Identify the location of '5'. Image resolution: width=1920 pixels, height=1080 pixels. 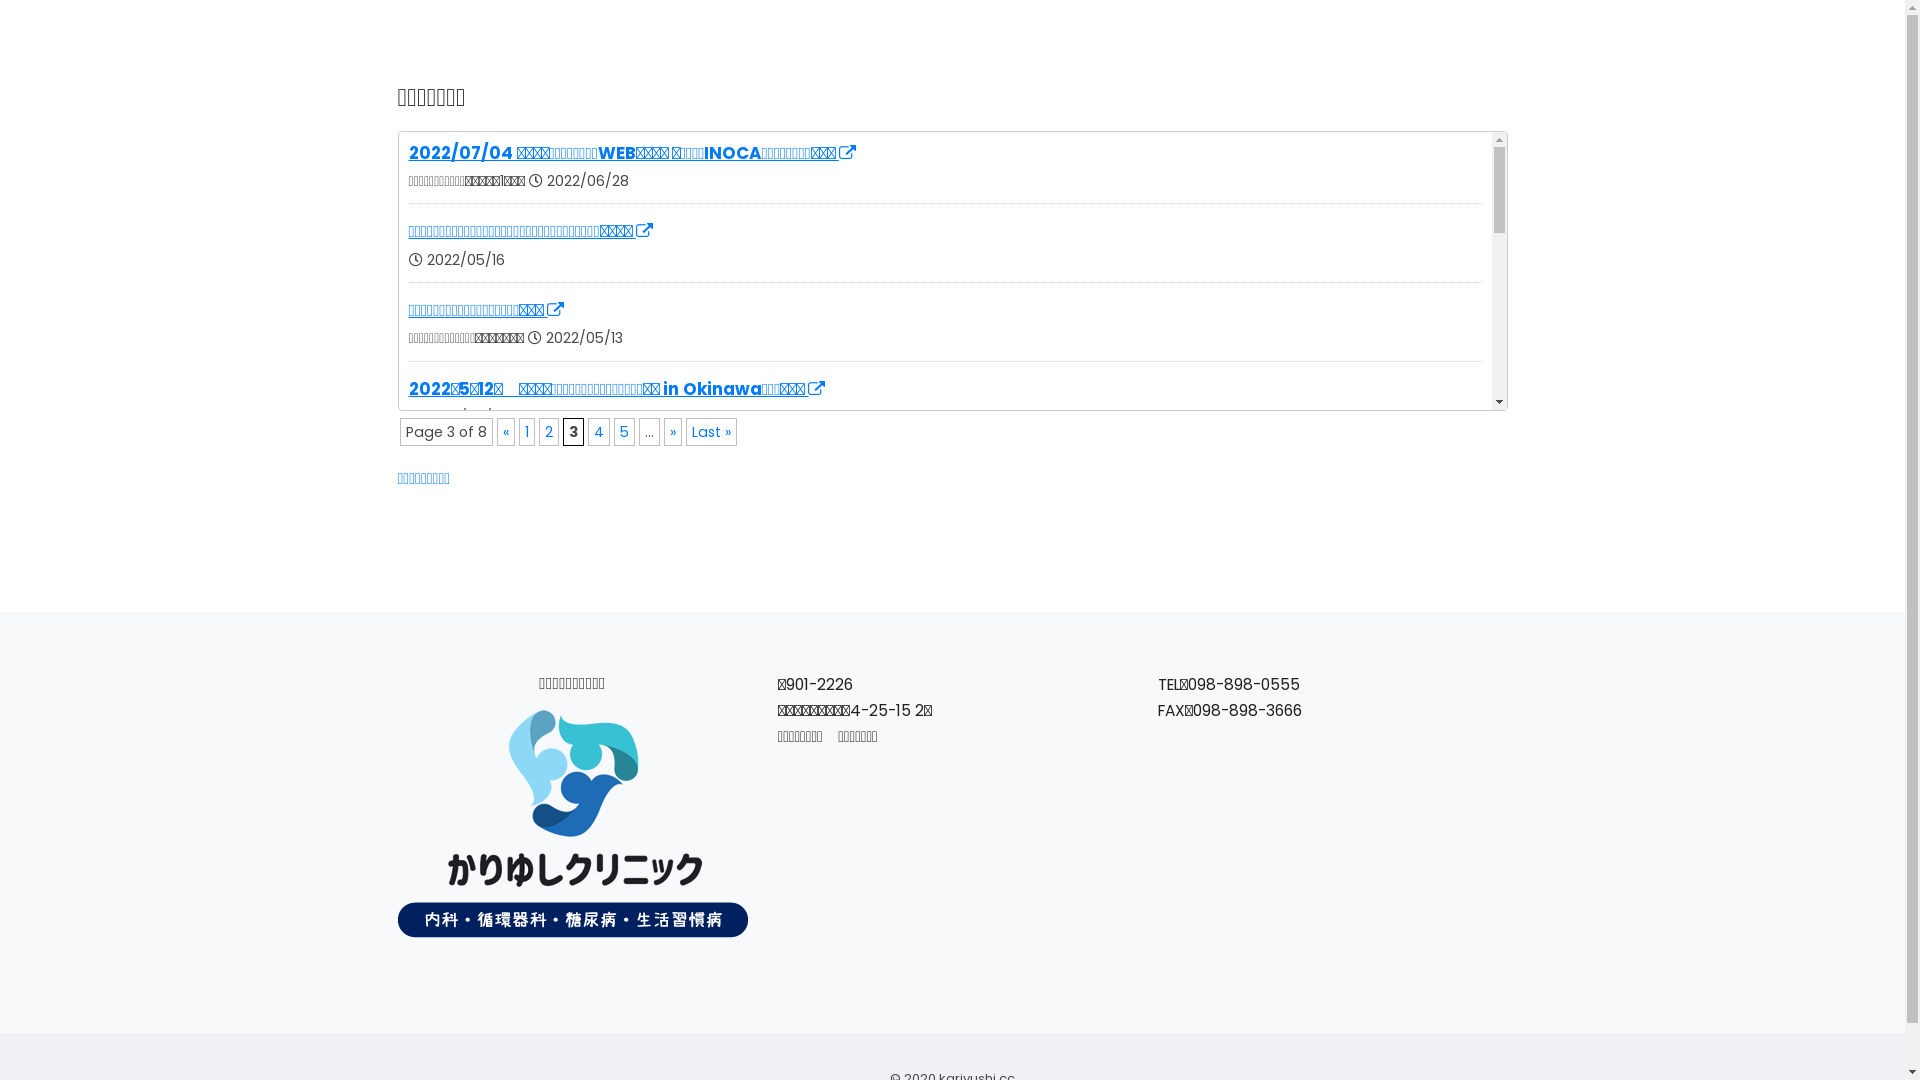
(613, 431).